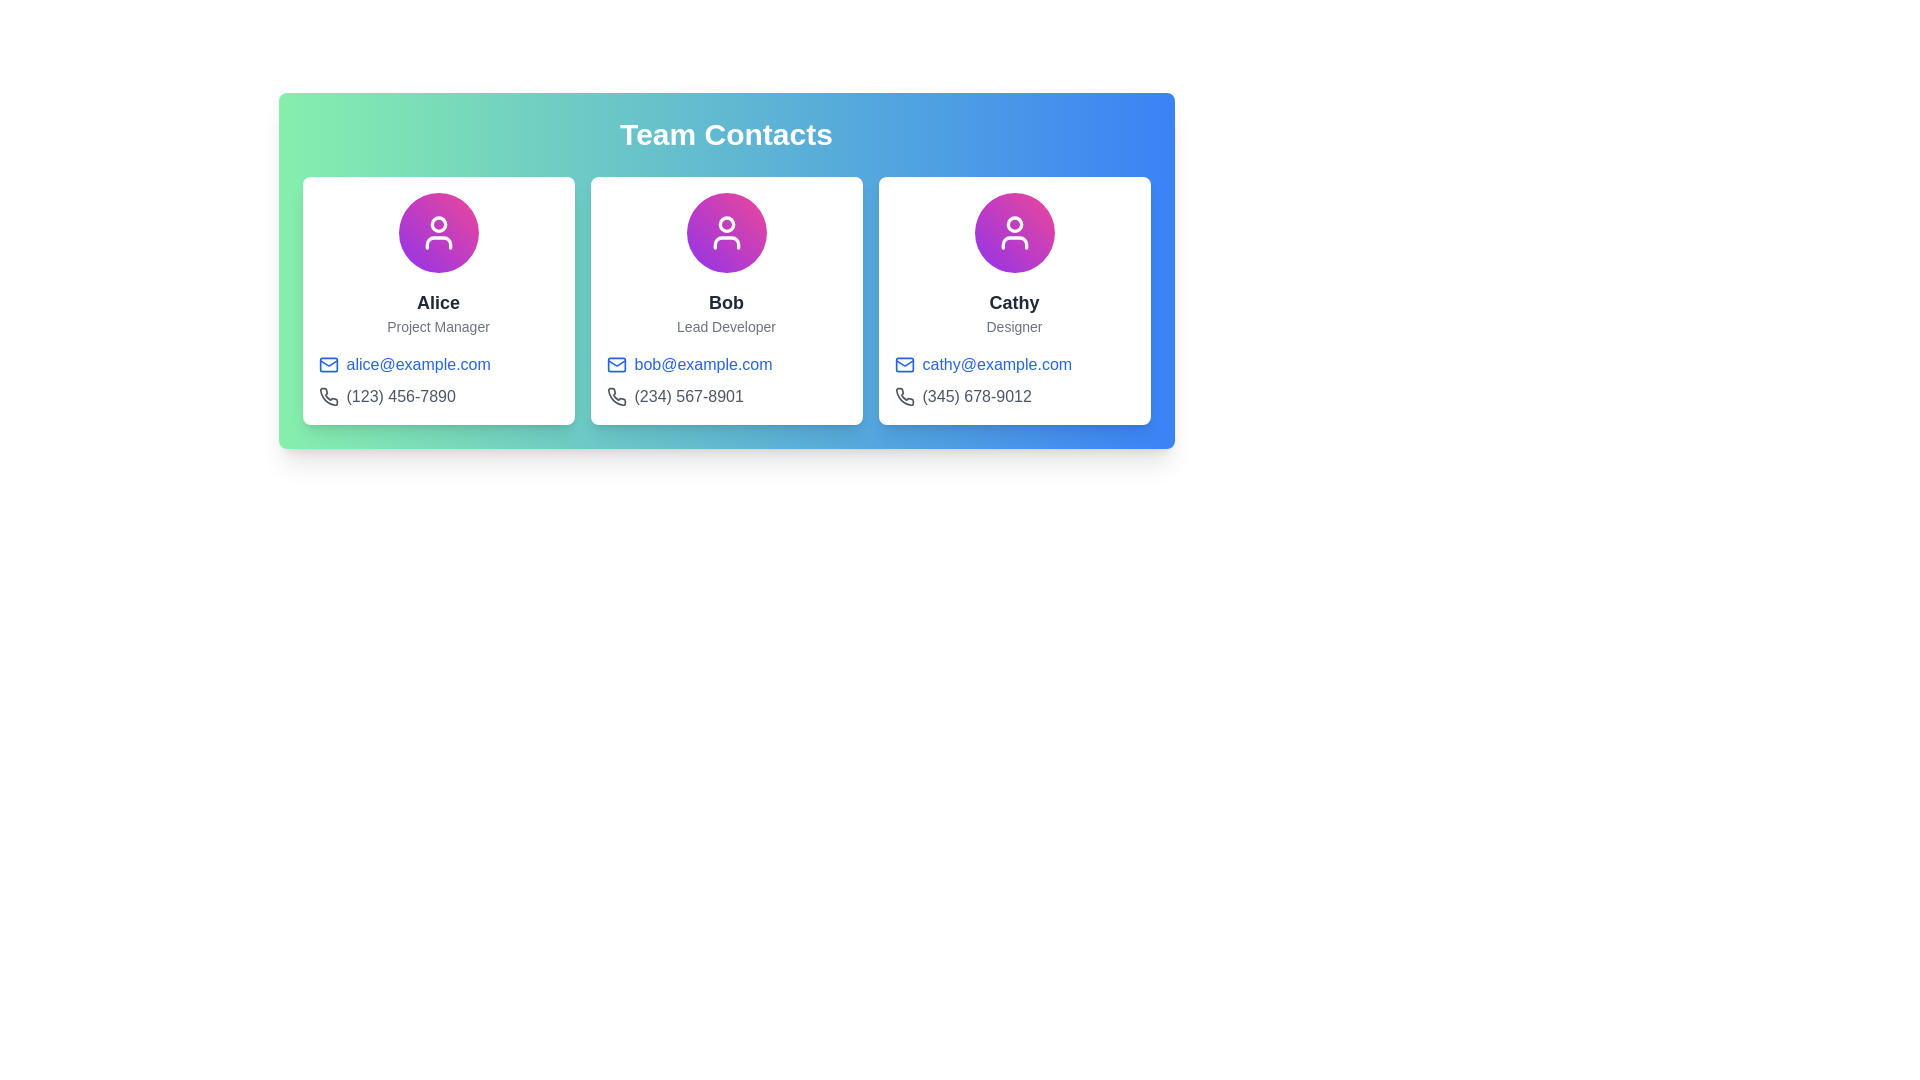 The height and width of the screenshot is (1080, 1920). I want to click on the clickable text hyperlink displaying the email address 'alice@example.com' located in the first card under the 'Team Contacts' section, so click(417, 365).